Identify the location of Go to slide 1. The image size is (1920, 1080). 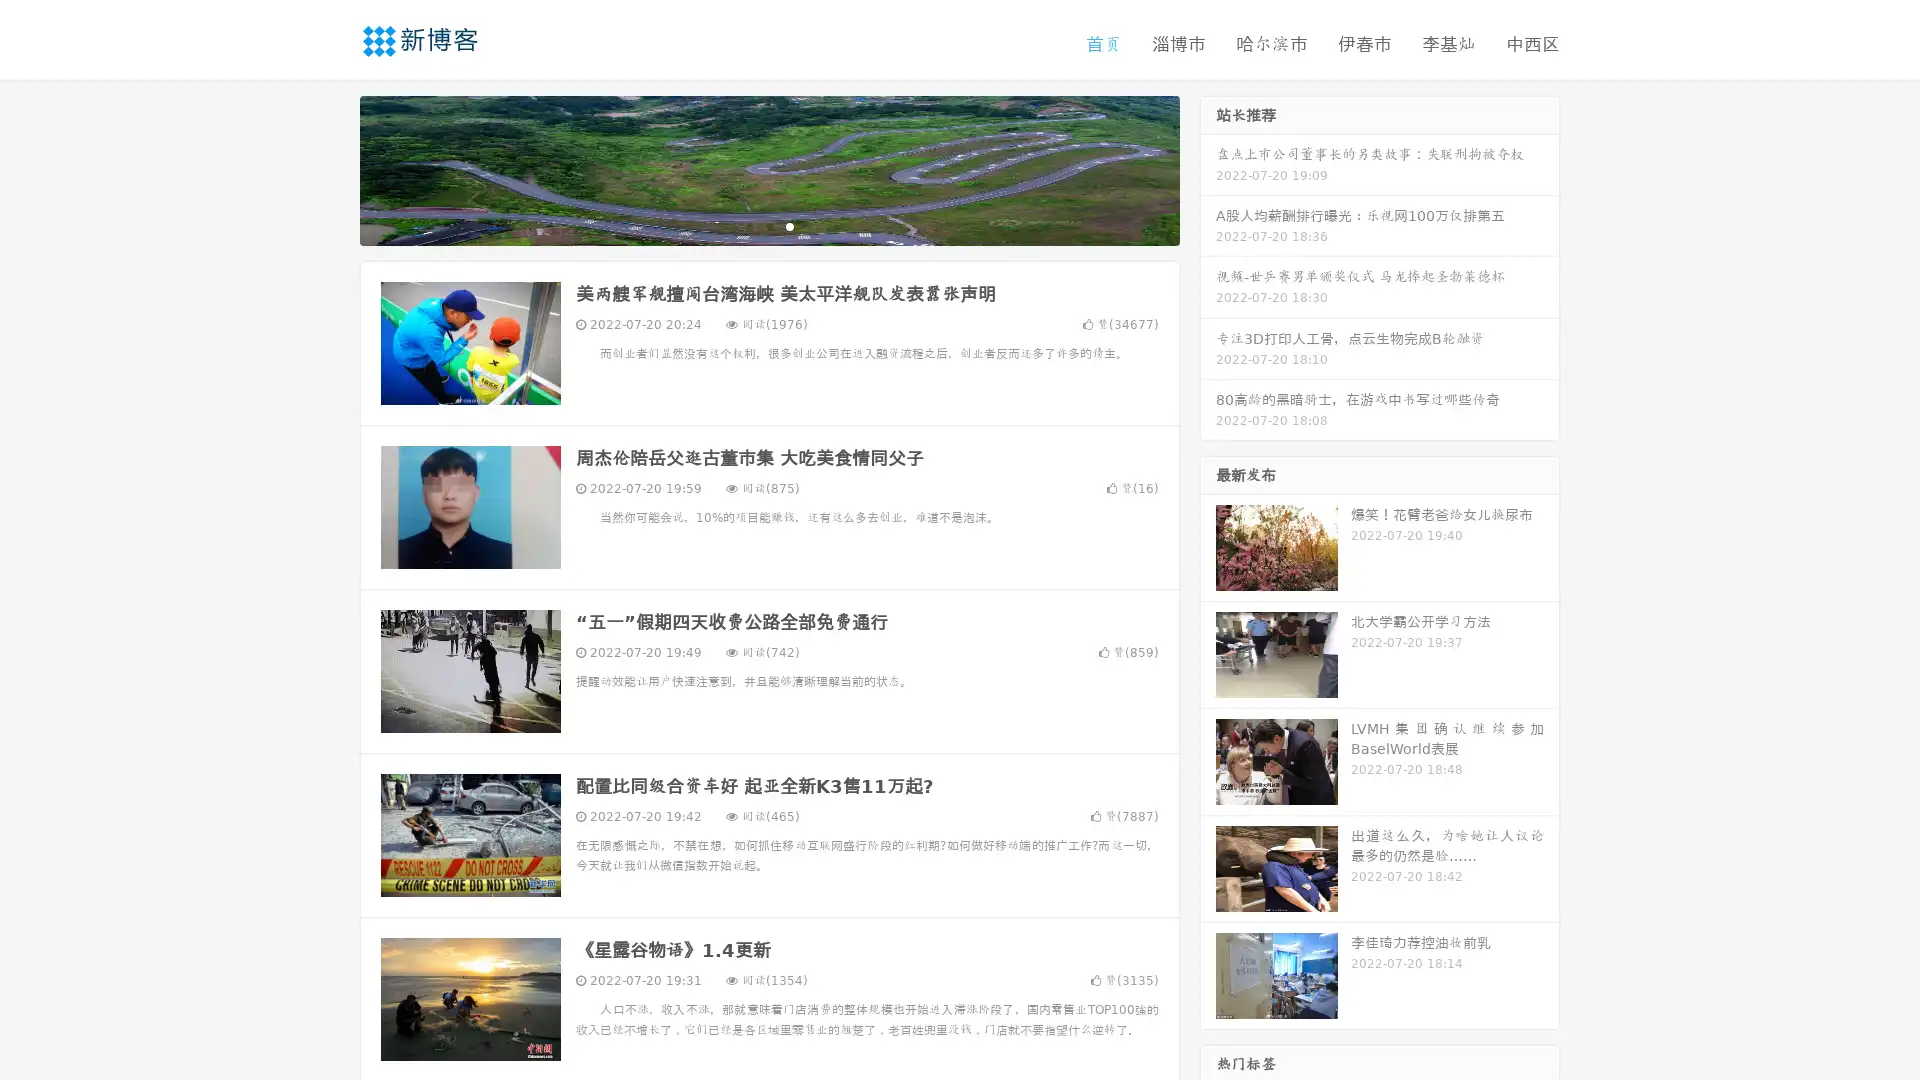
(748, 225).